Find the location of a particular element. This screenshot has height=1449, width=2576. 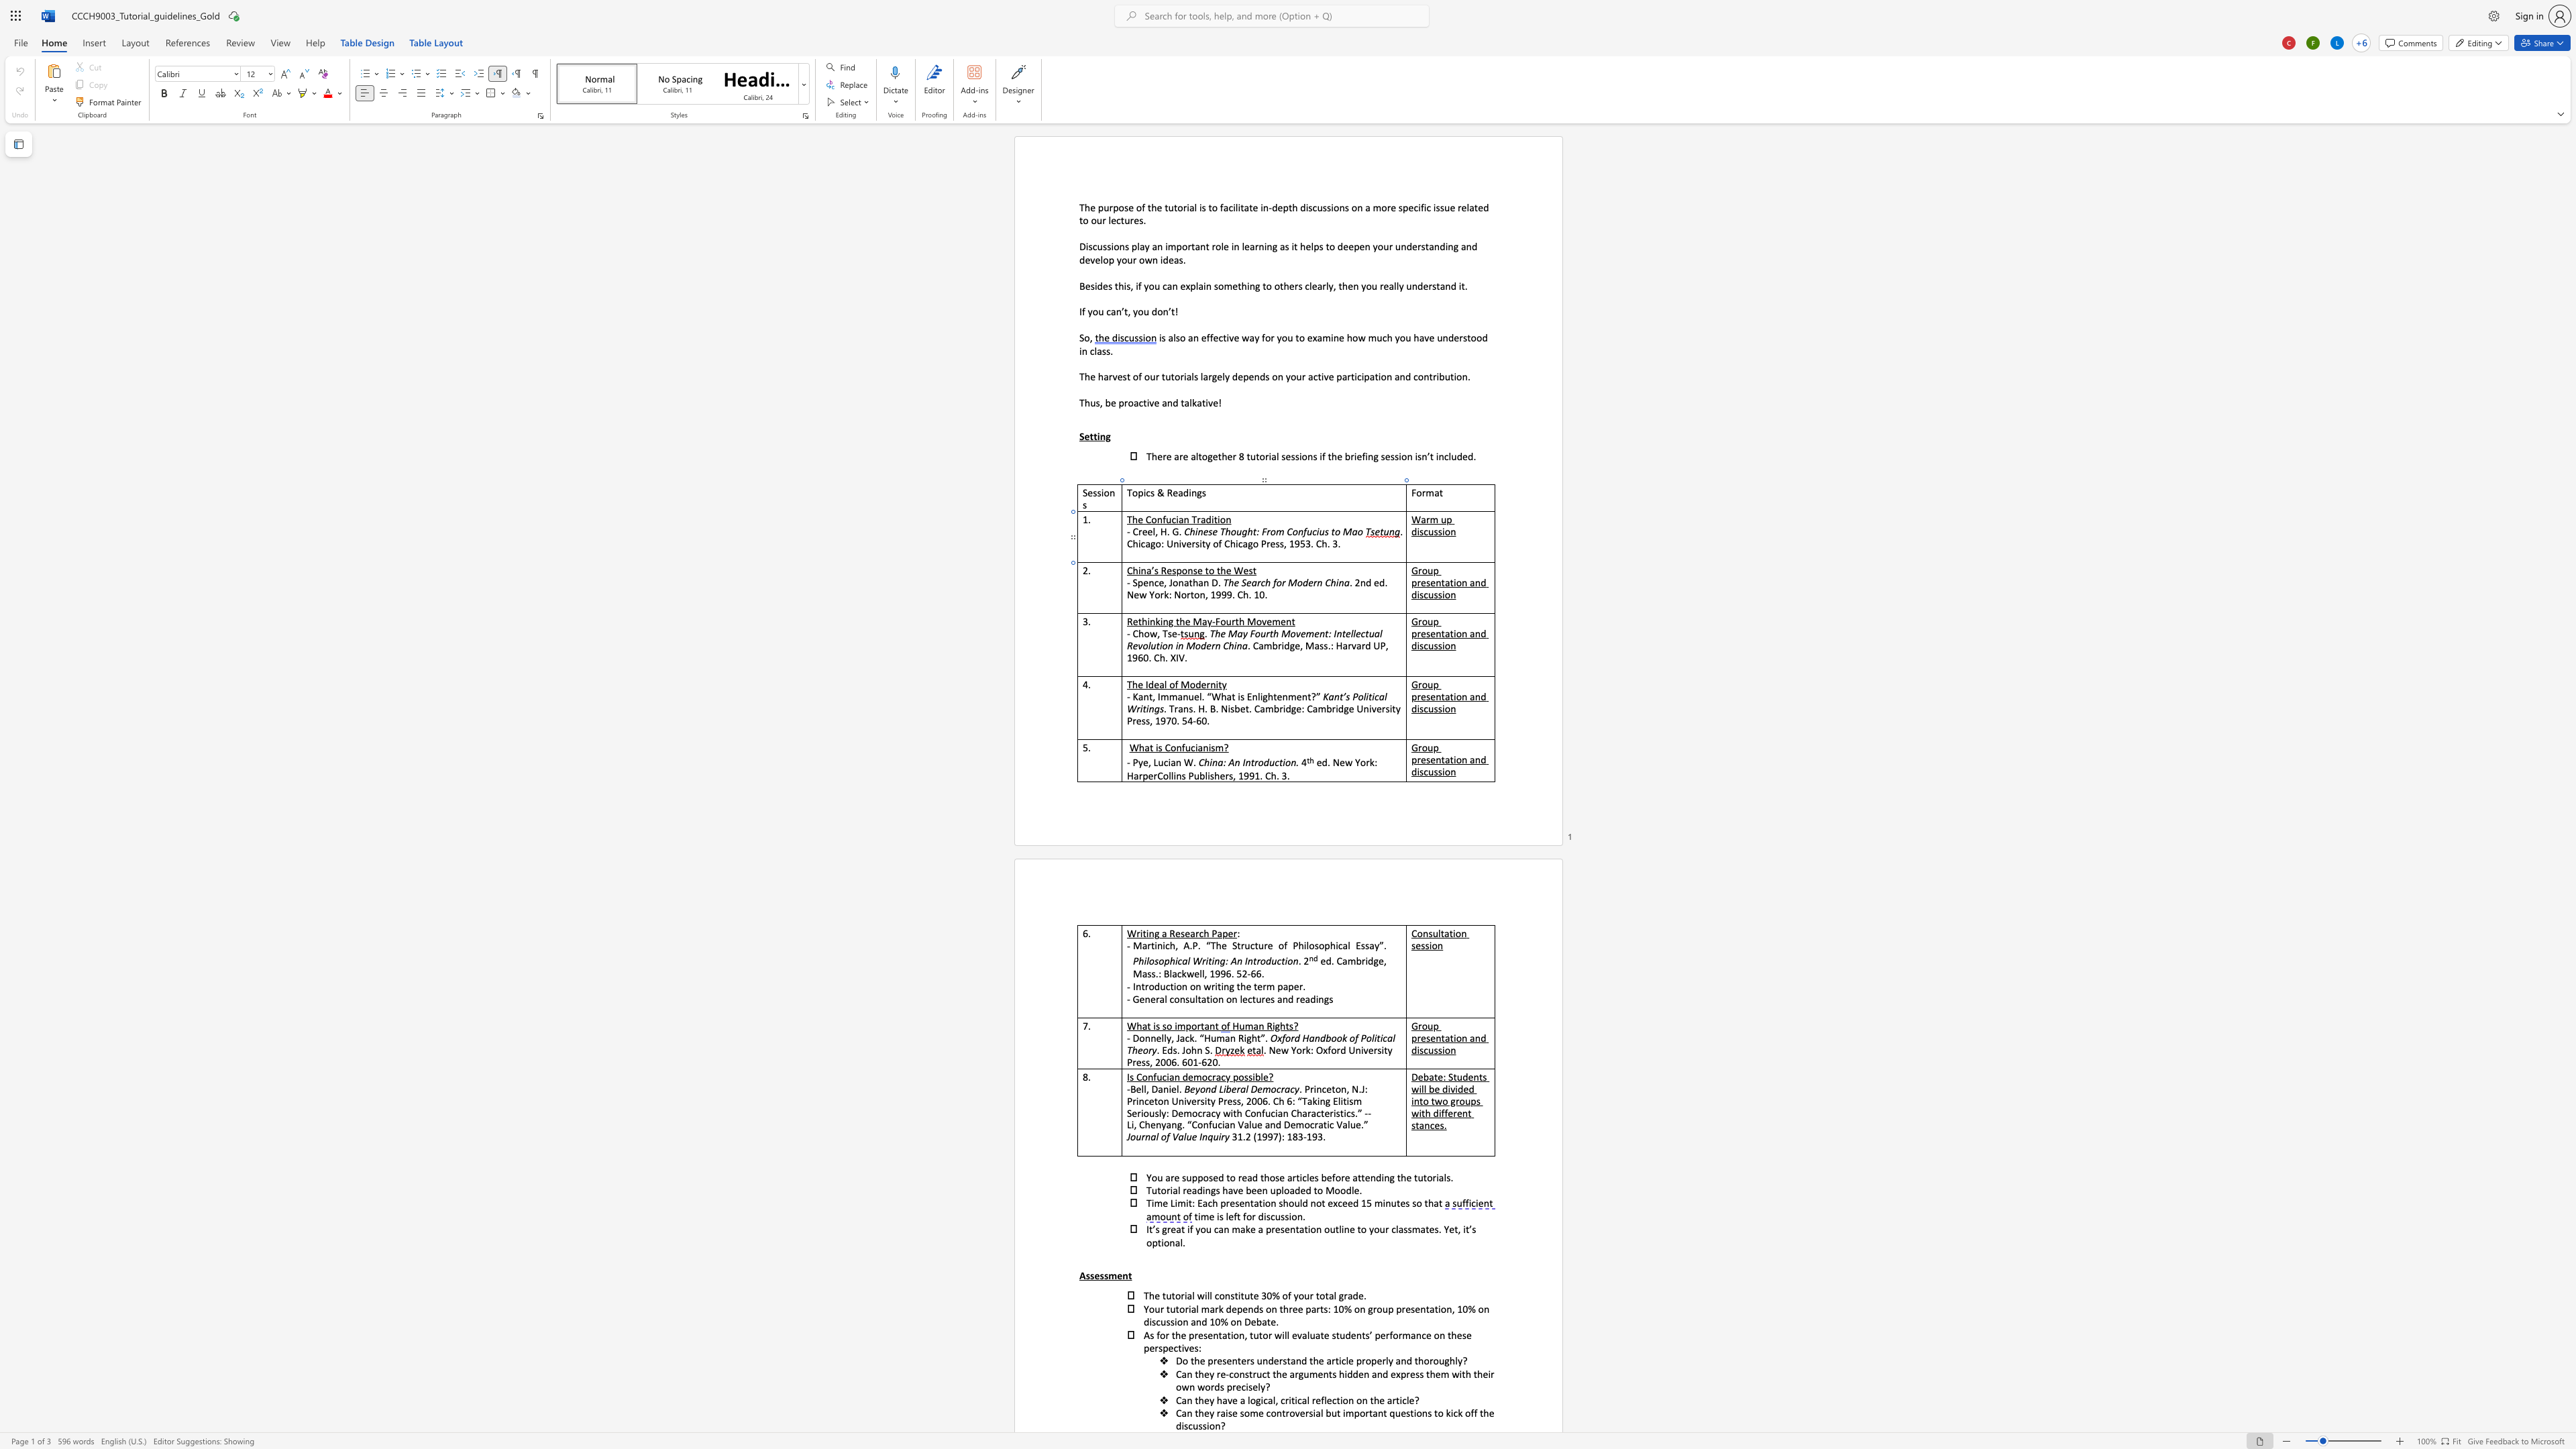

the space between the continuous character "T" and "h" in the text is located at coordinates (1228, 582).